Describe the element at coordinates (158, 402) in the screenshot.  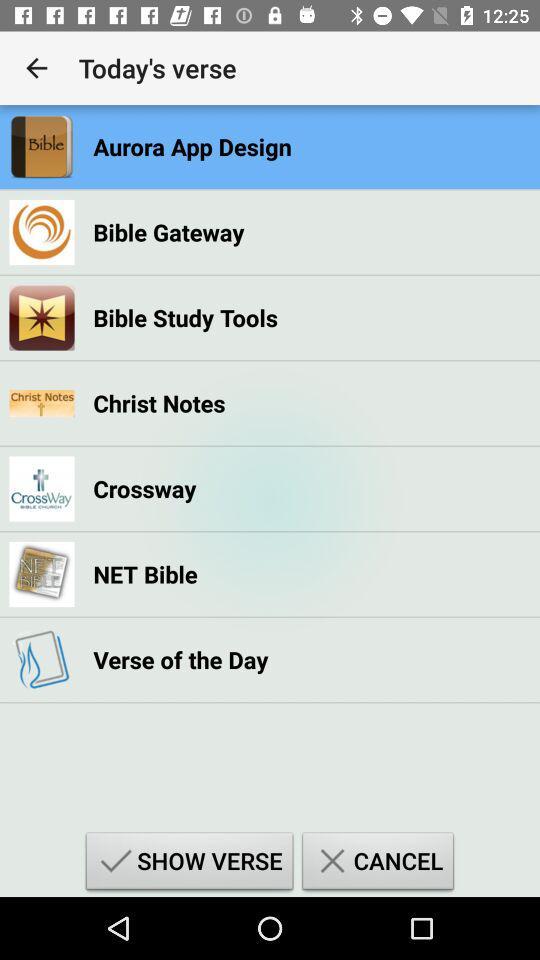
I see `christ notes item` at that location.